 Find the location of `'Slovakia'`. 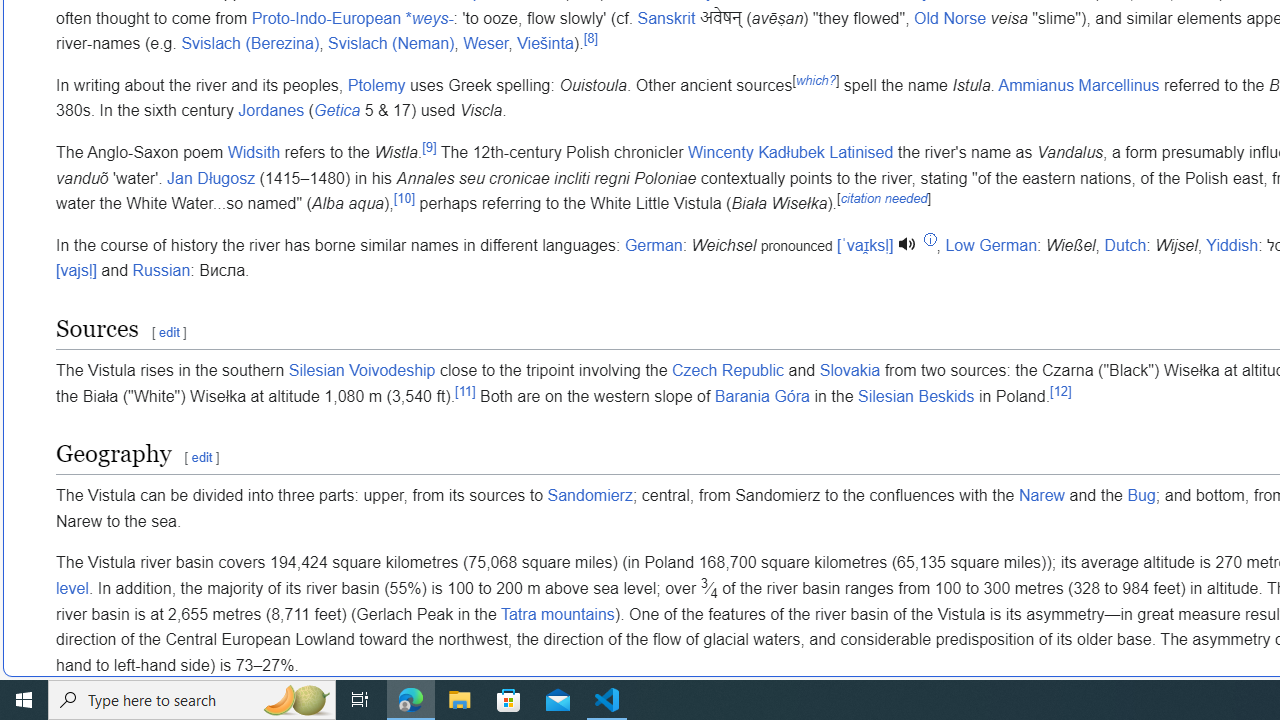

'Slovakia' is located at coordinates (849, 371).